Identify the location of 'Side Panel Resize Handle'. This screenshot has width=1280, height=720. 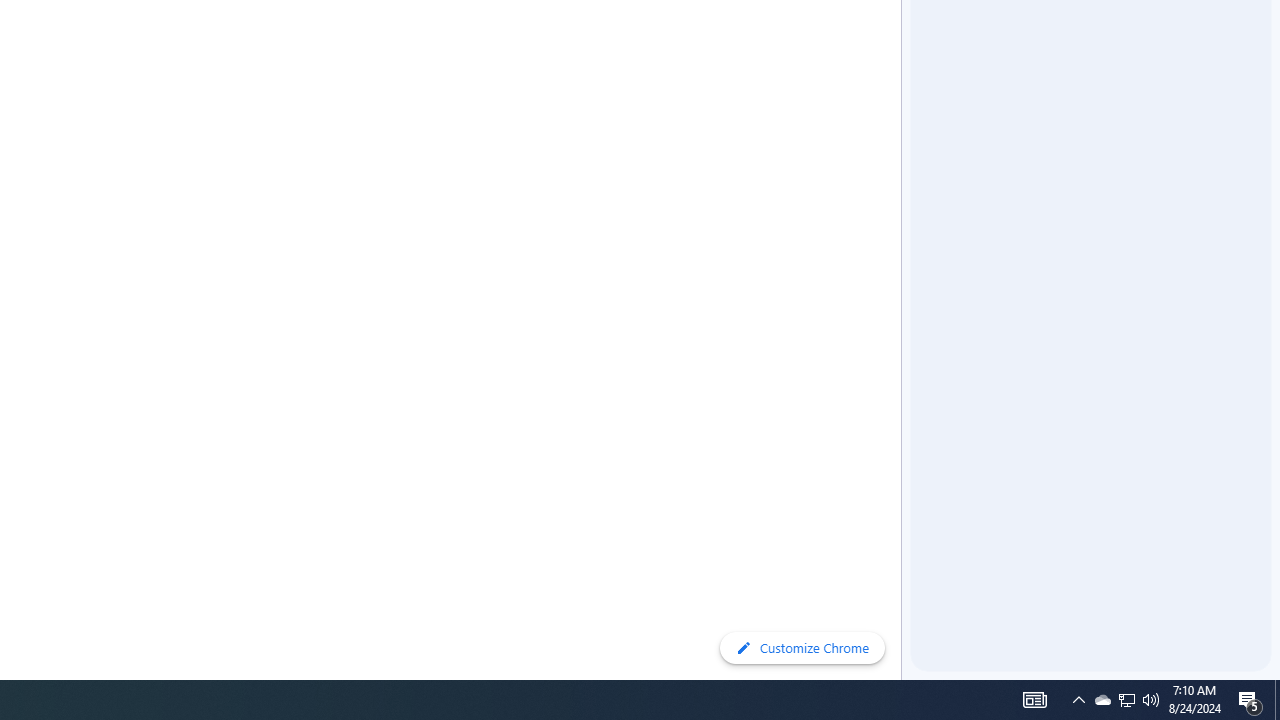
(904, 39).